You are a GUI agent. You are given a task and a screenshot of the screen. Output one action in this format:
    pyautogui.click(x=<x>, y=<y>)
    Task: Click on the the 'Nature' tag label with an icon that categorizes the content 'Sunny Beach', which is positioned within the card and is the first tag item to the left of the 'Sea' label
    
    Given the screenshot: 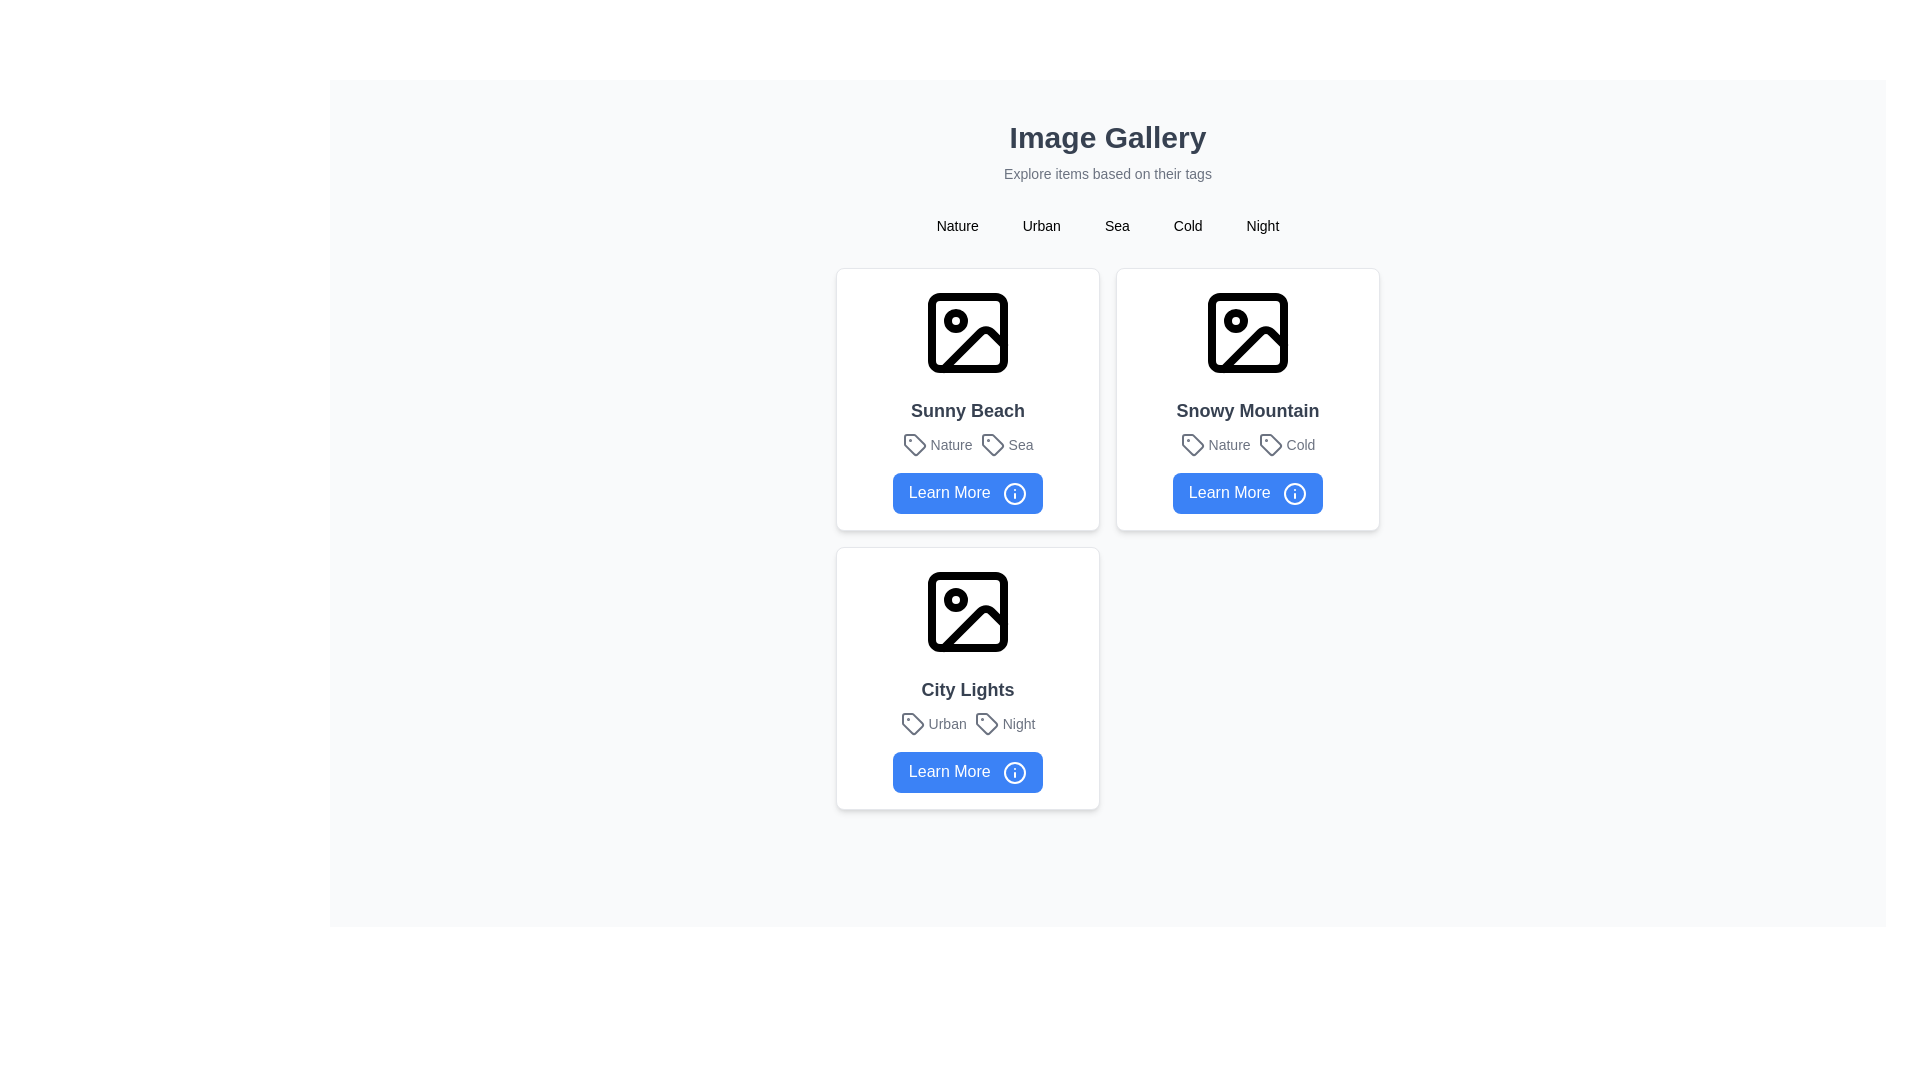 What is the action you would take?
    pyautogui.click(x=936, y=443)
    